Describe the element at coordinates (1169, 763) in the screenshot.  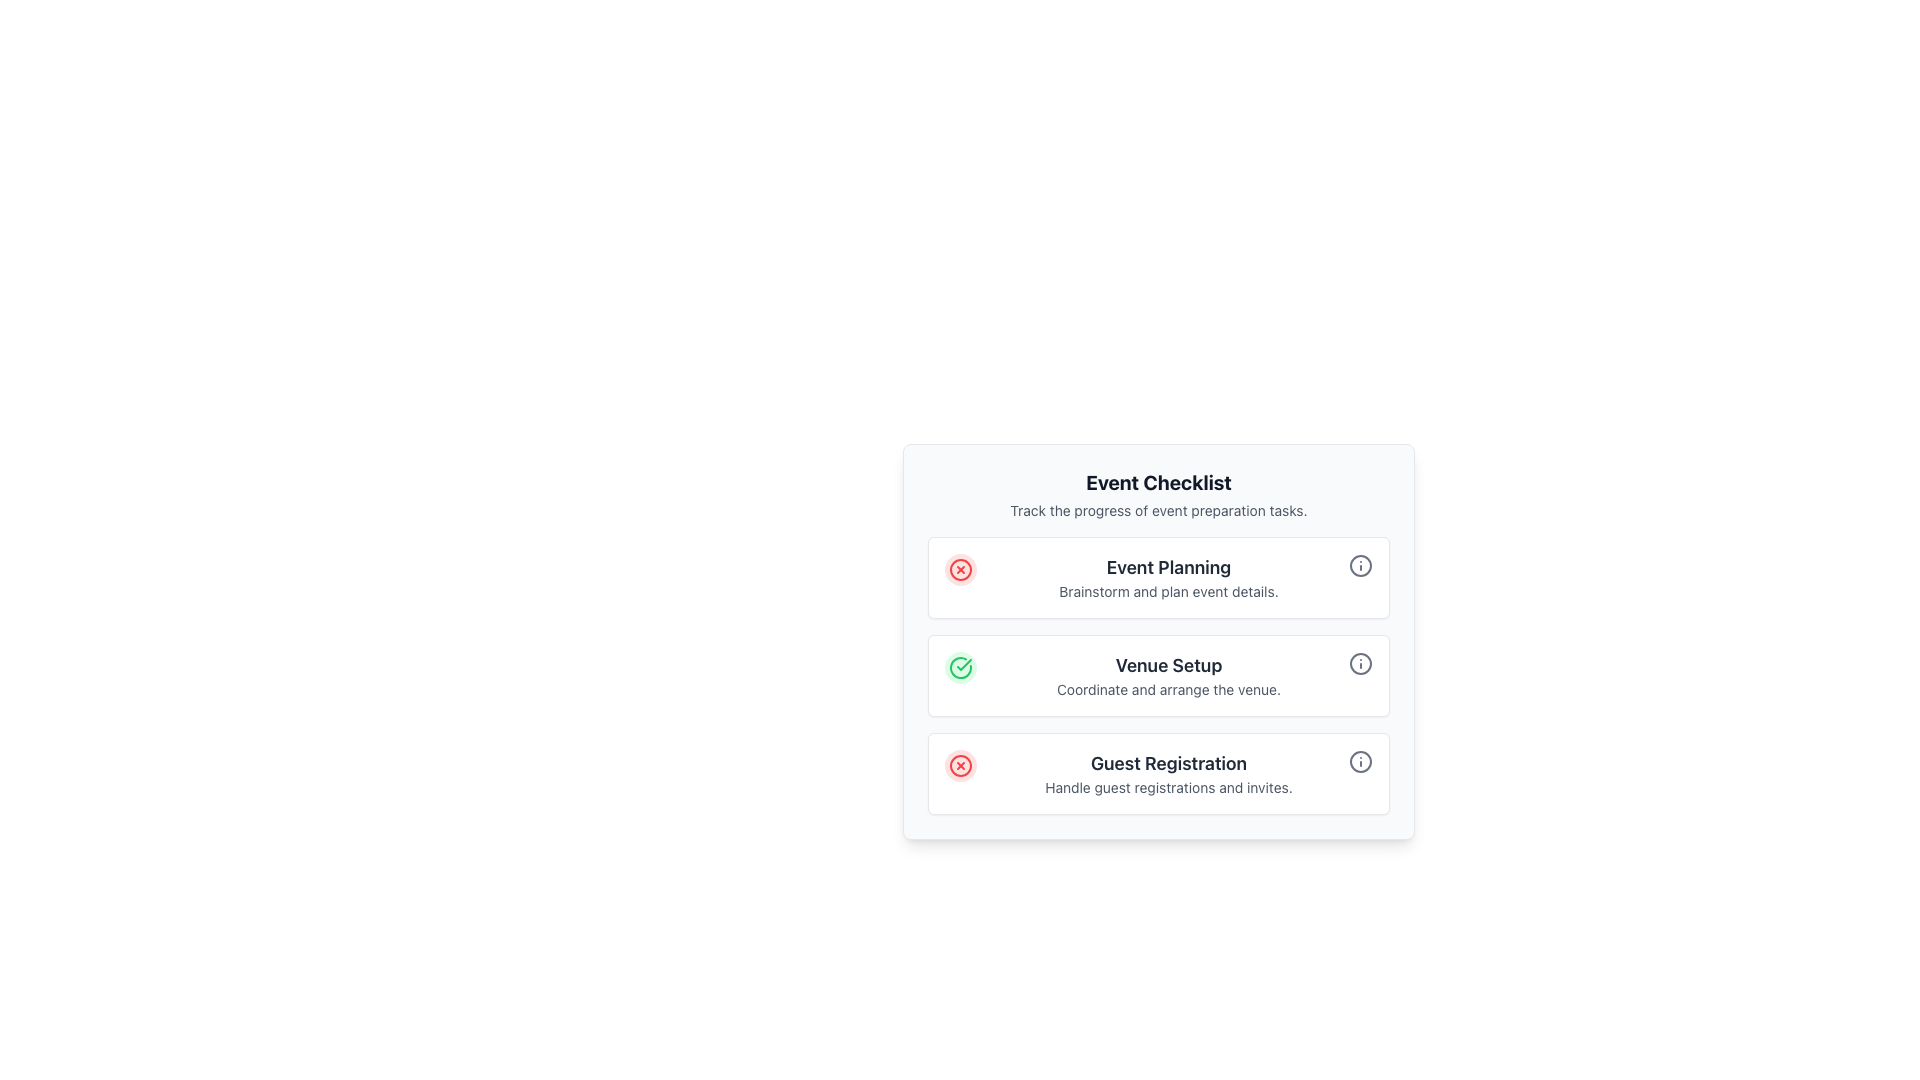
I see `text label 'Guest Registration' which is styled in bold and large font color dark gray, located in the third entry of the Event Checklist card layout` at that location.